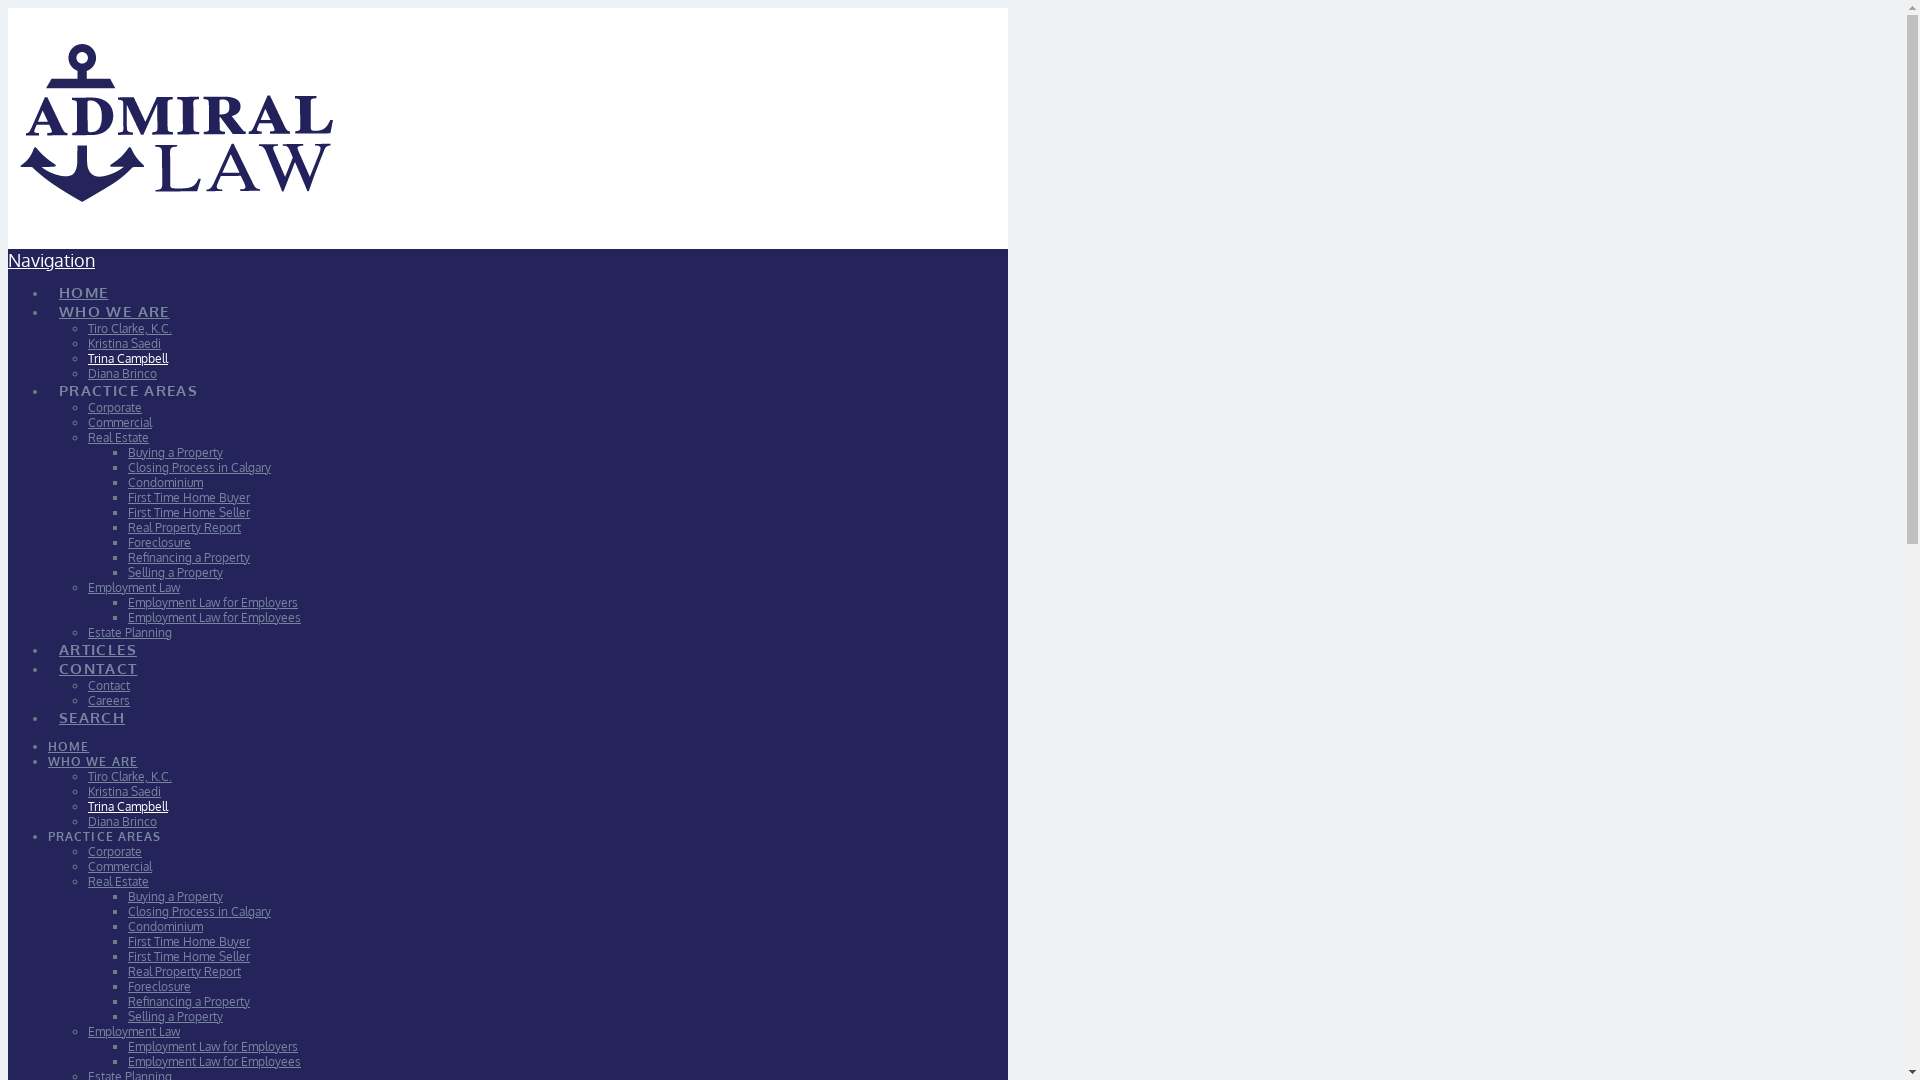 The width and height of the screenshot is (1920, 1080). What do you see at coordinates (117, 436) in the screenshot?
I see `'Real Estate'` at bounding box center [117, 436].